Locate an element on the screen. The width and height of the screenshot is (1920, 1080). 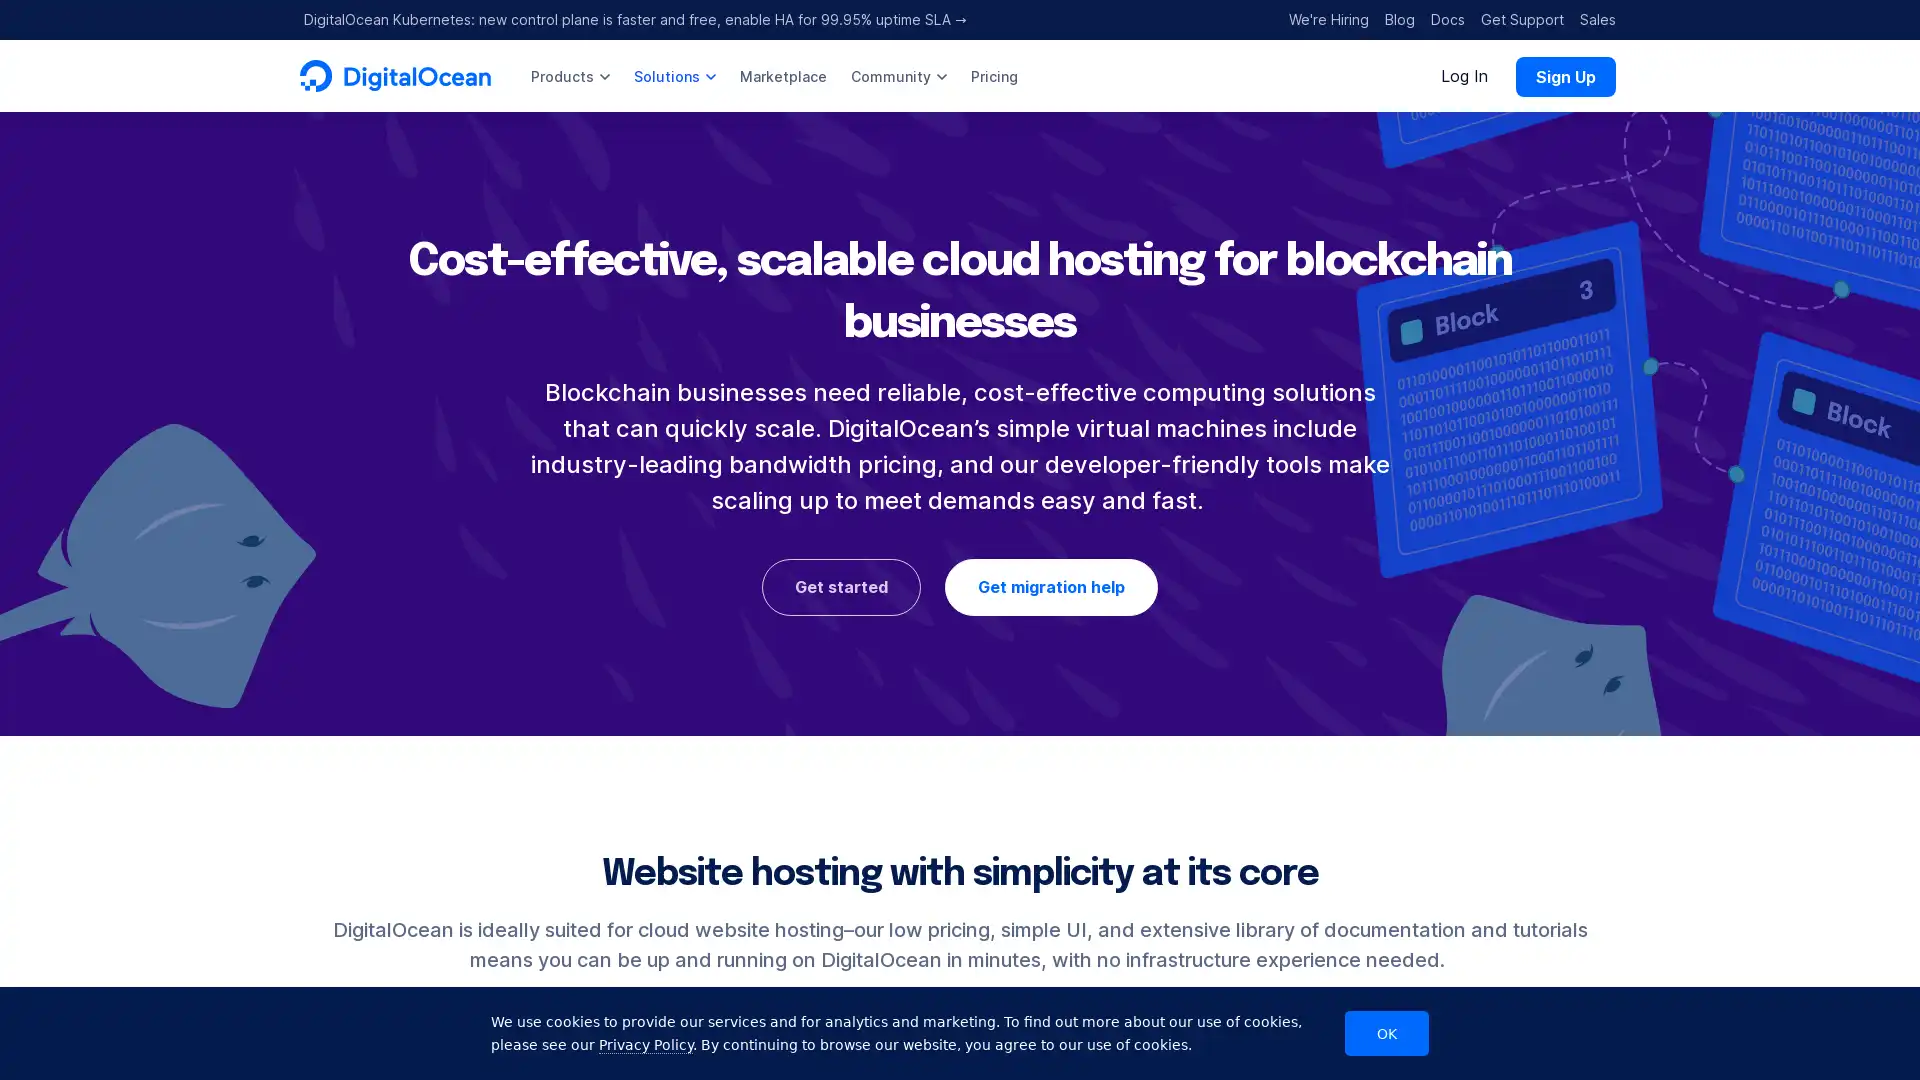
Solutions is located at coordinates (675, 75).